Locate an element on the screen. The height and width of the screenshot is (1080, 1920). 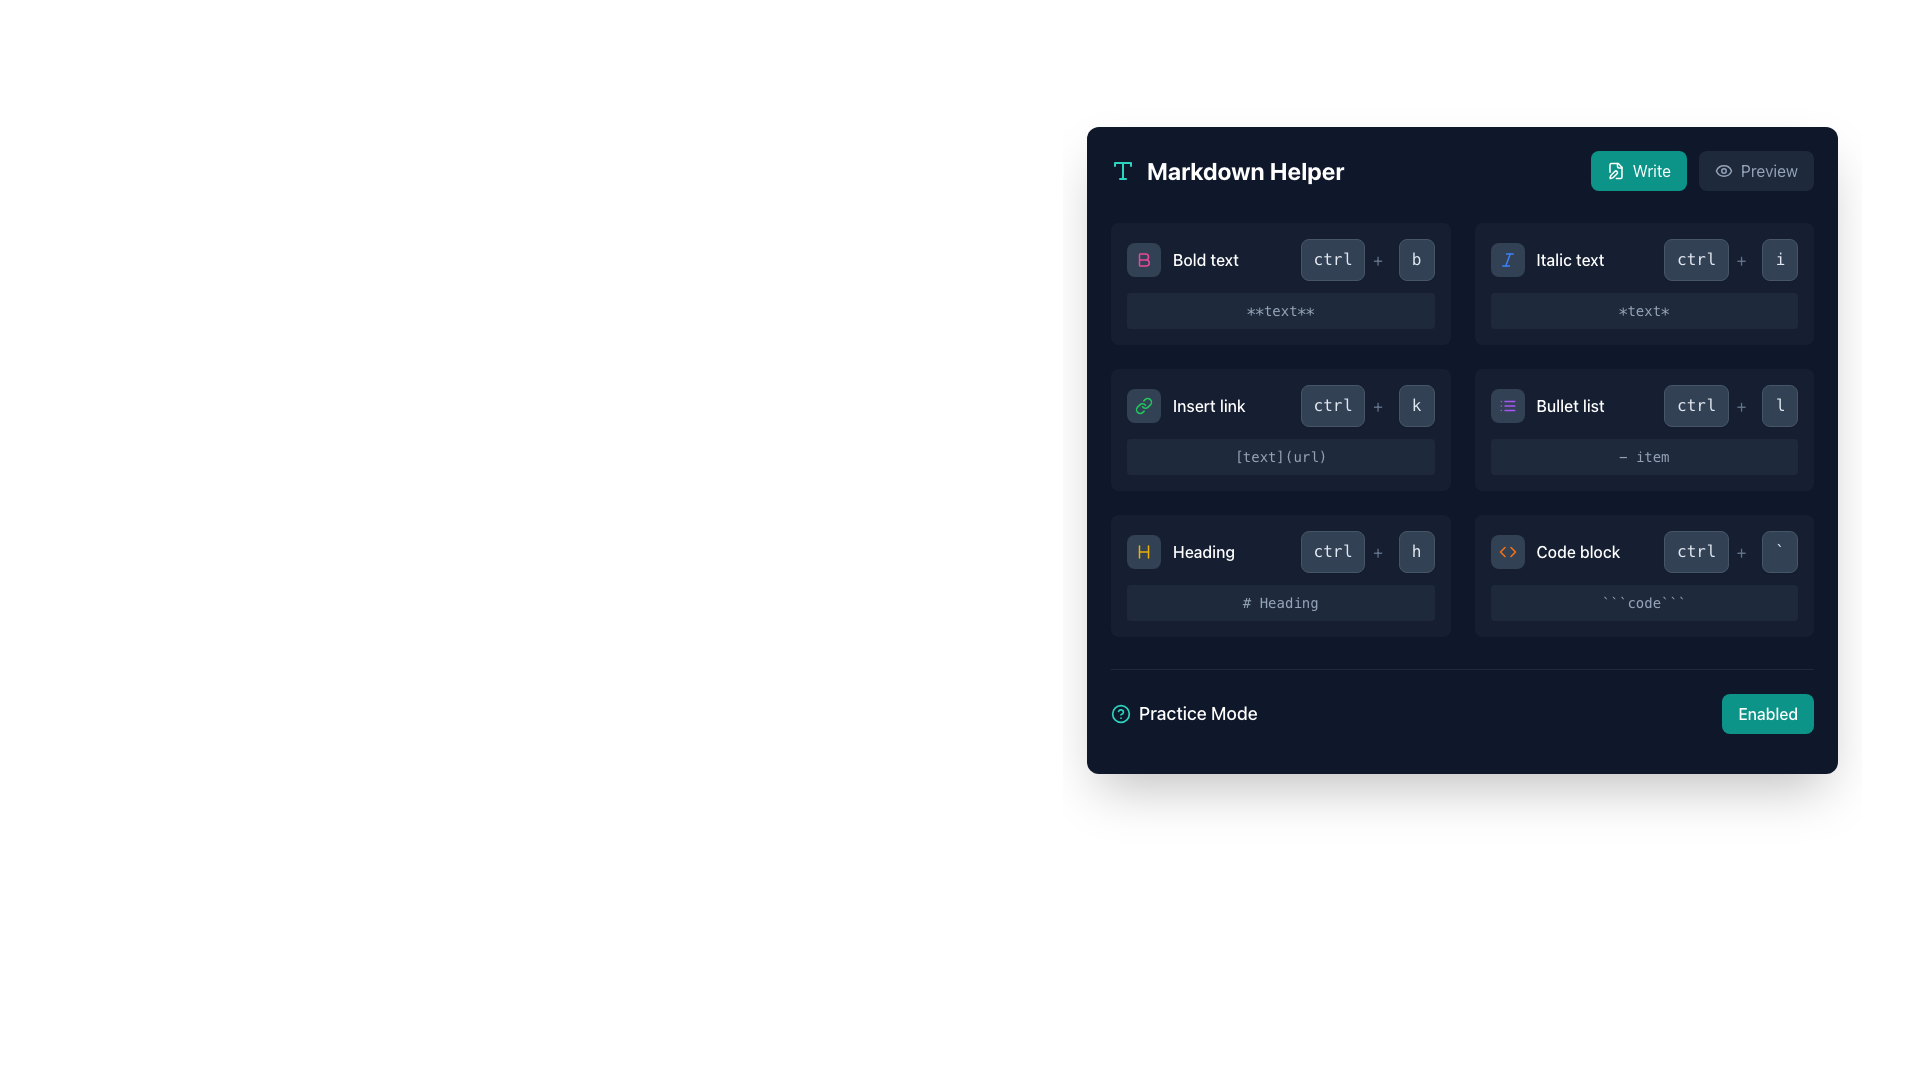
the 'Markdown Helper' text heading, which is styled in bold, white, large-sized font against a navy background, located at the top-left corner of the central UI panel is located at coordinates (1244, 169).